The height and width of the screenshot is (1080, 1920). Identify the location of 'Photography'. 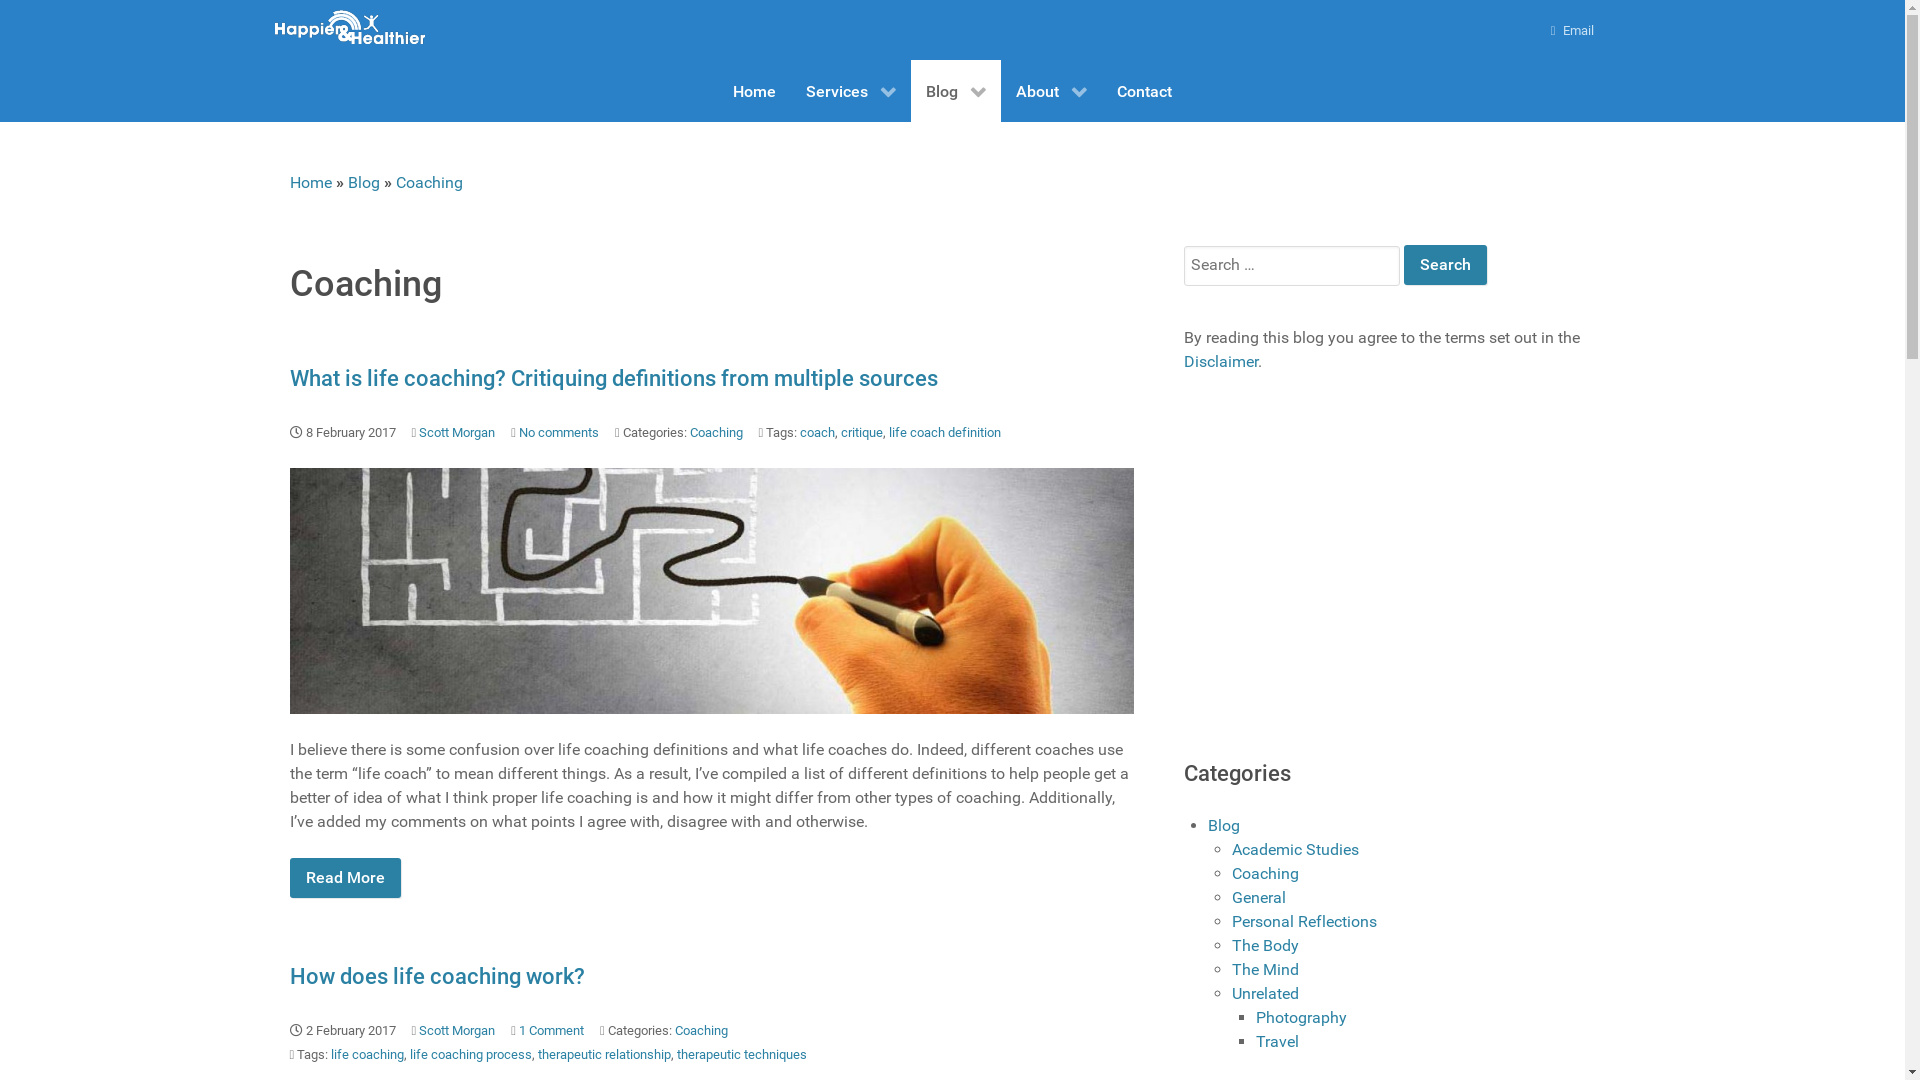
(1255, 1017).